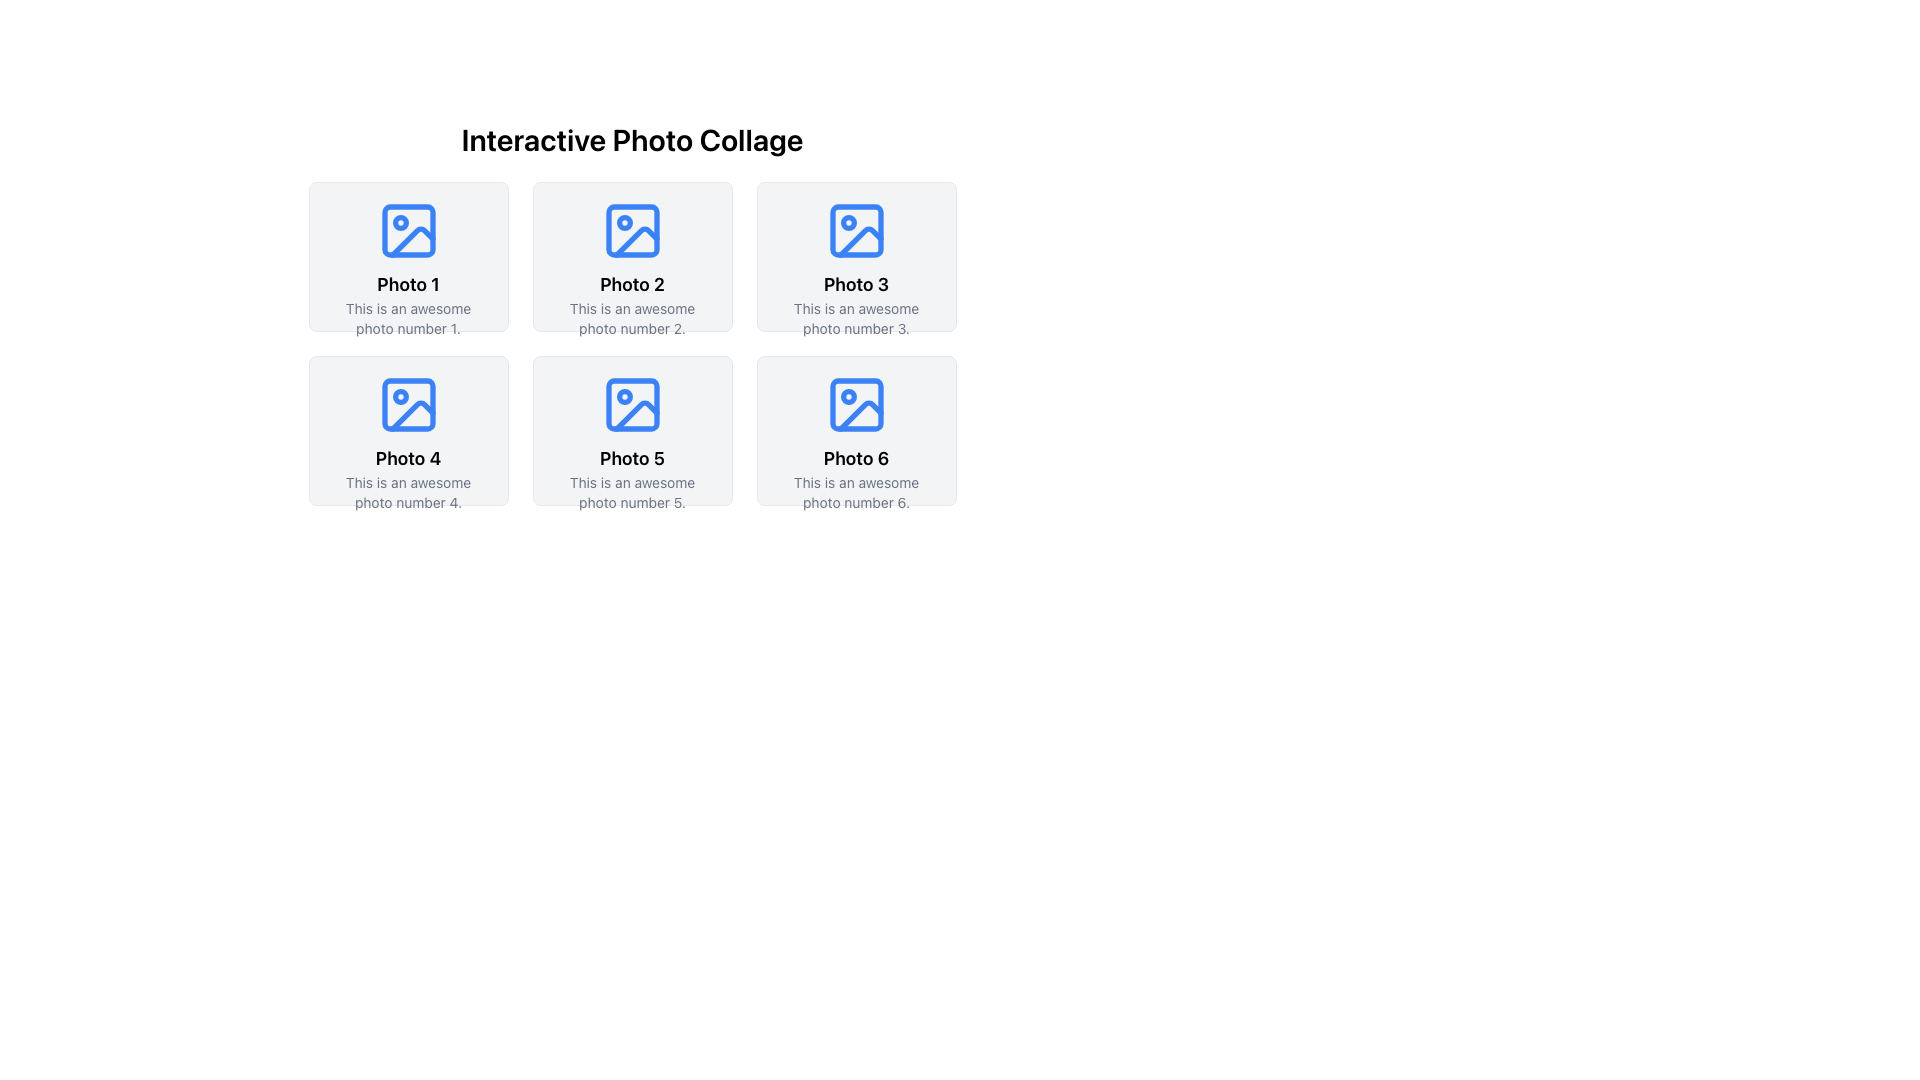 Image resolution: width=1920 pixels, height=1080 pixels. Describe the element at coordinates (631, 318) in the screenshot. I see `text from the text label that states 'This is an awesome photo number 2.' This label is styled with a small gray font and is positioned below 'Photo 2'` at that location.